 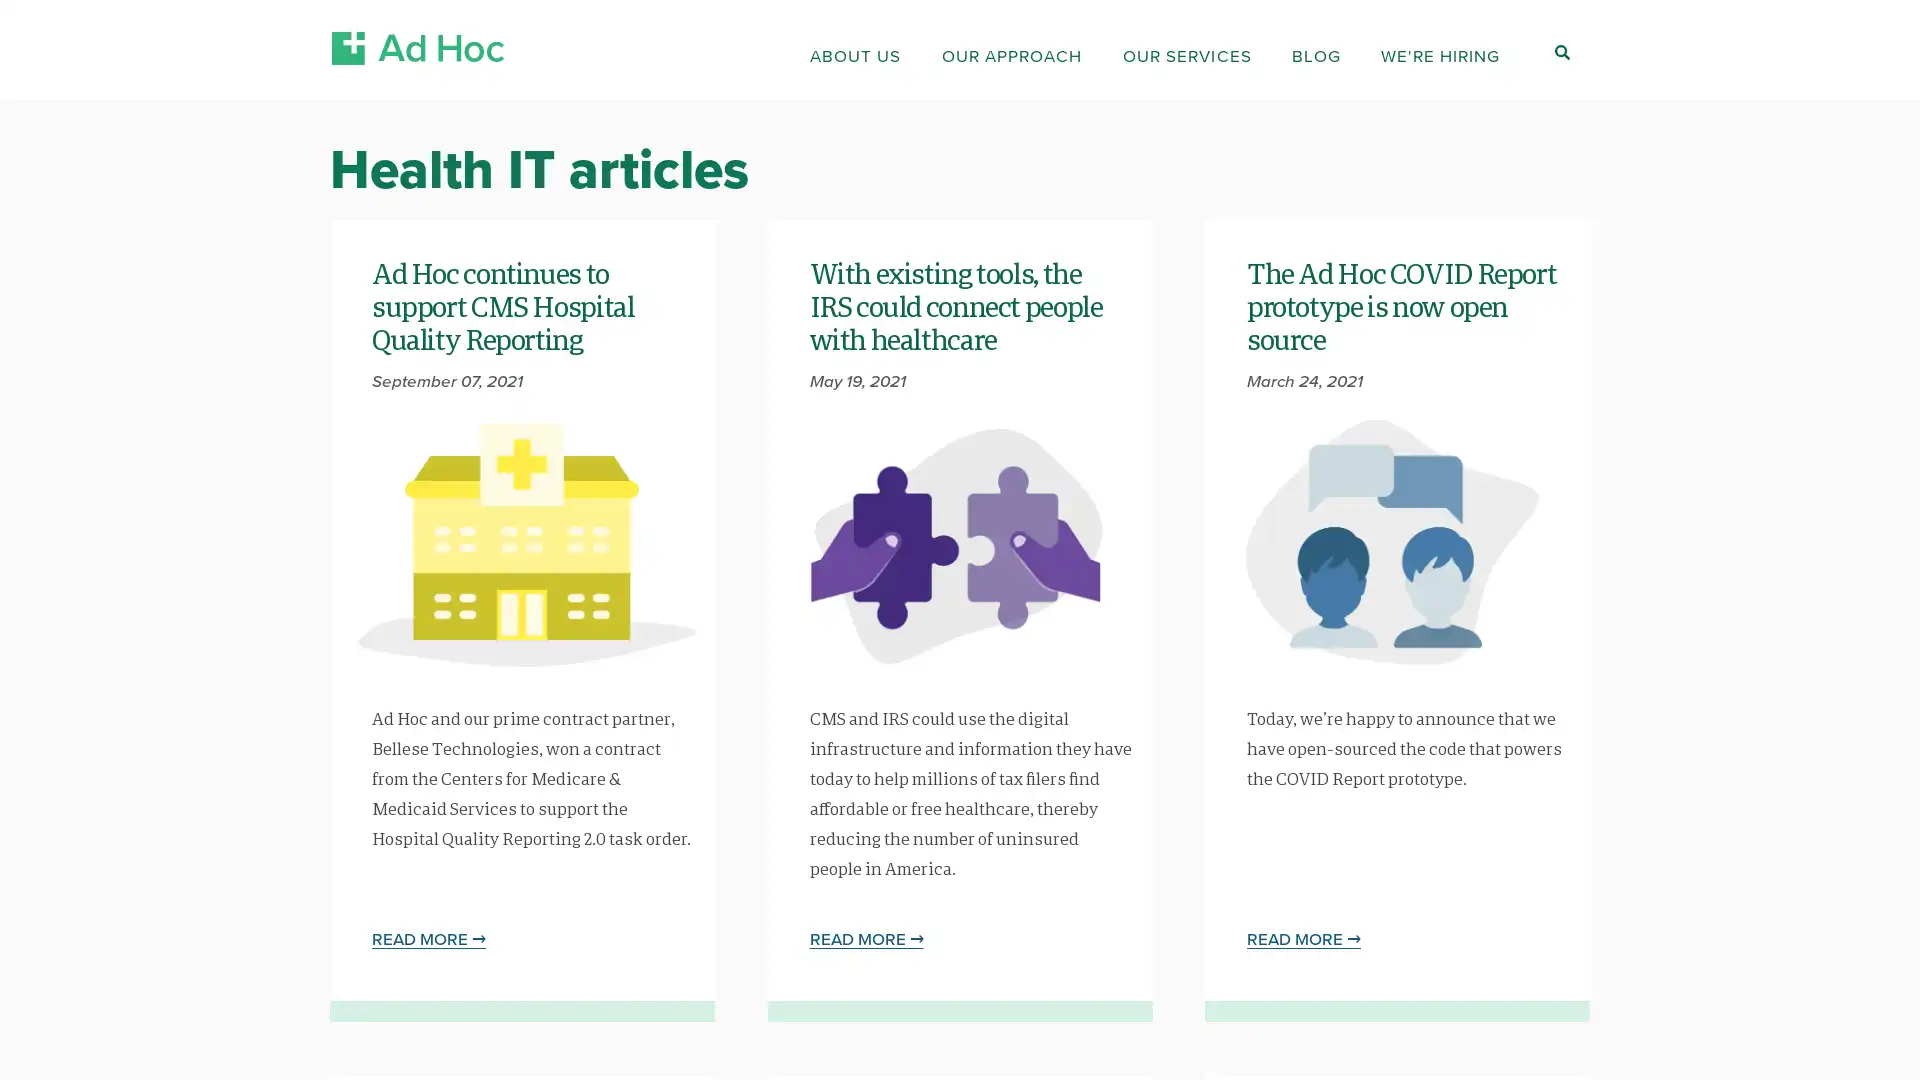 I want to click on Reveal Search Form, so click(x=1560, y=51).